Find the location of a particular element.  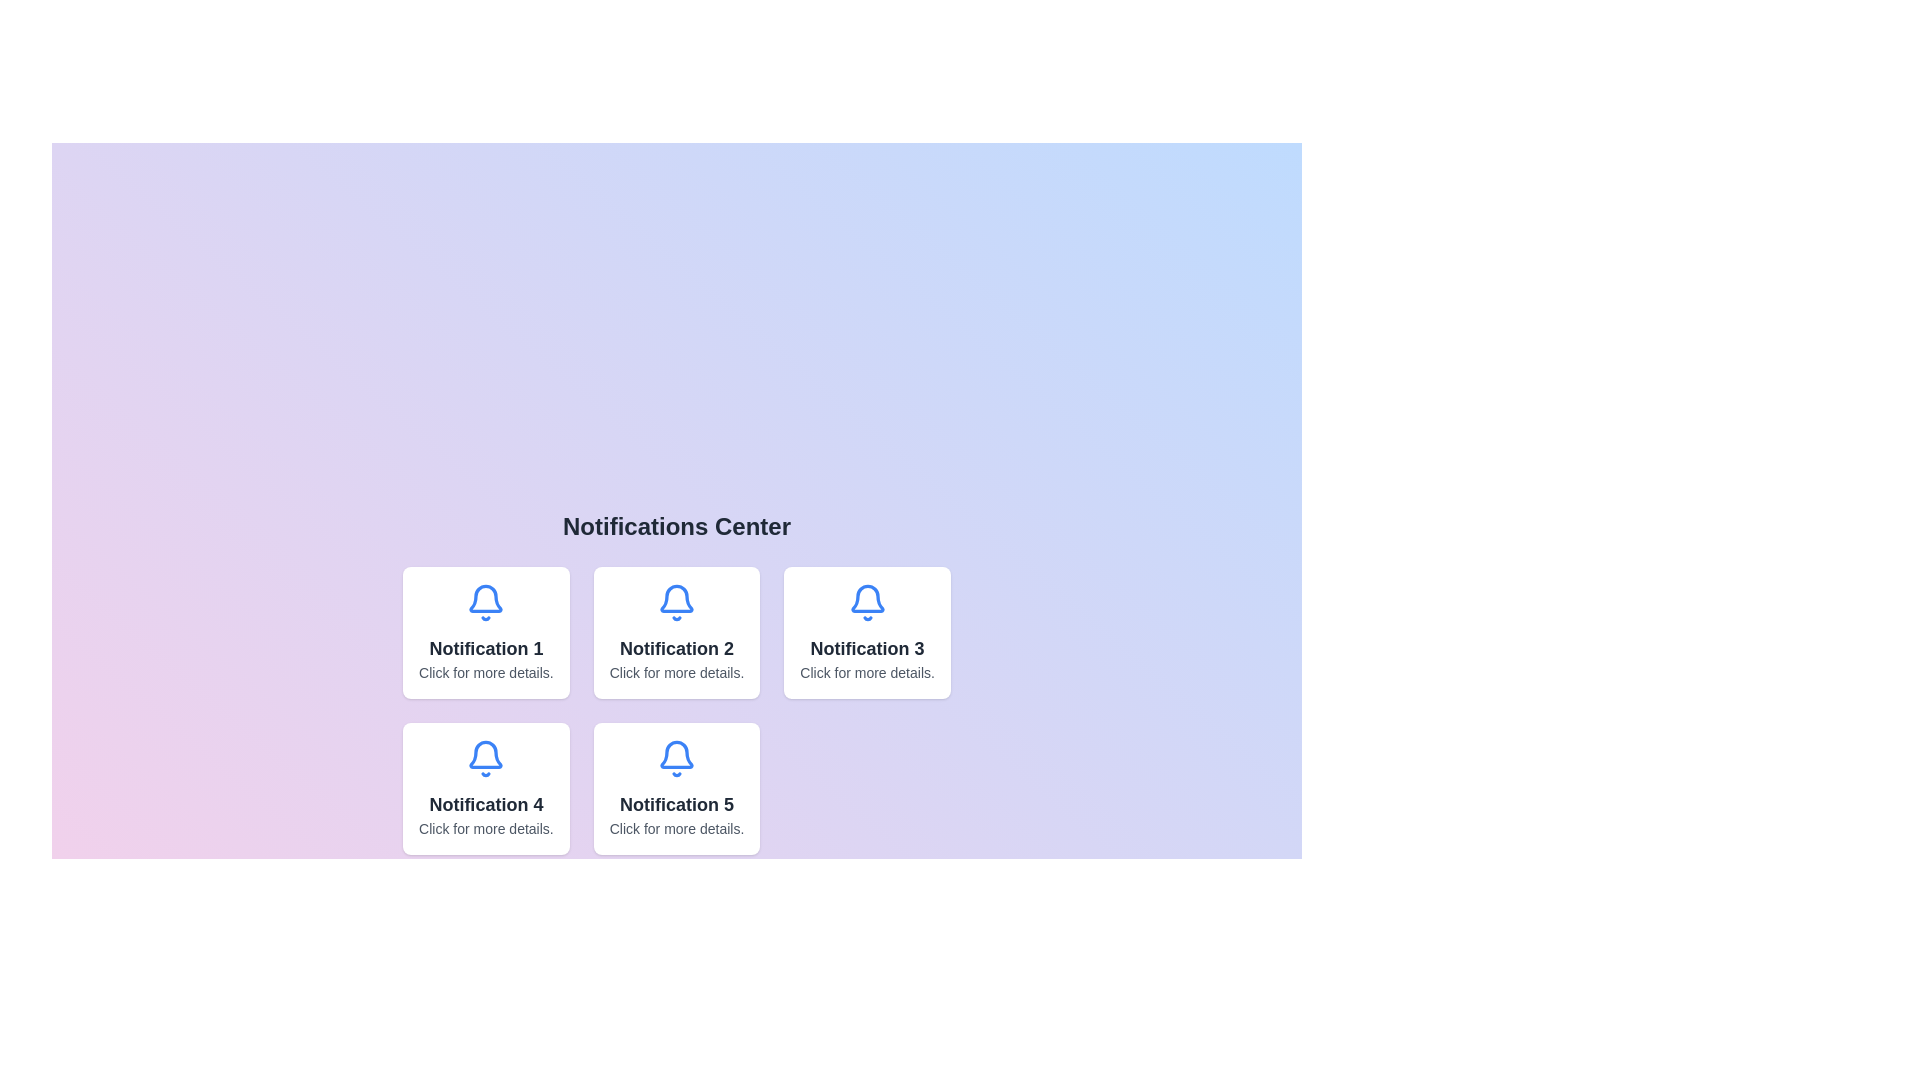

notification indicator icon located at the center of the 'Notification 5' card in the bottom-right corner of the grid layout is located at coordinates (676, 759).